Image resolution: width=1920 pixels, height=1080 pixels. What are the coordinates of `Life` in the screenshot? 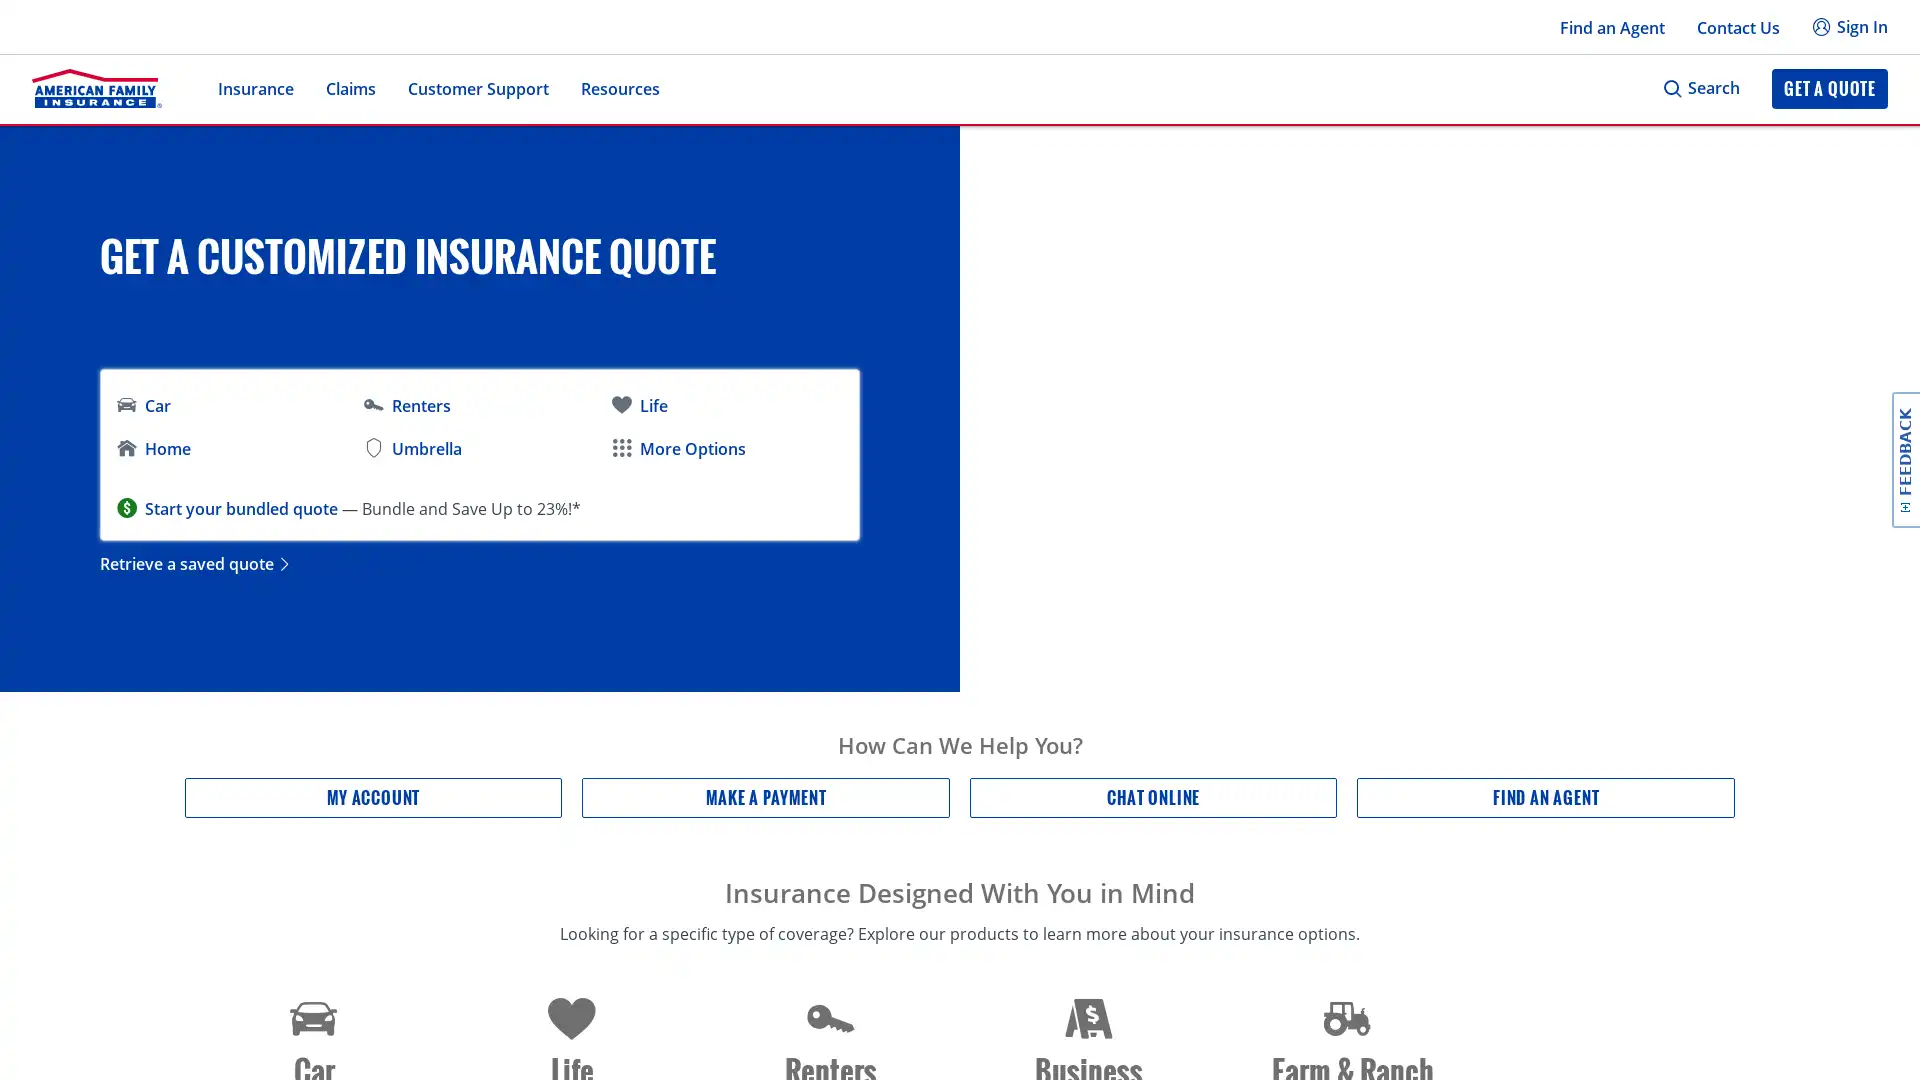 It's located at (637, 405).